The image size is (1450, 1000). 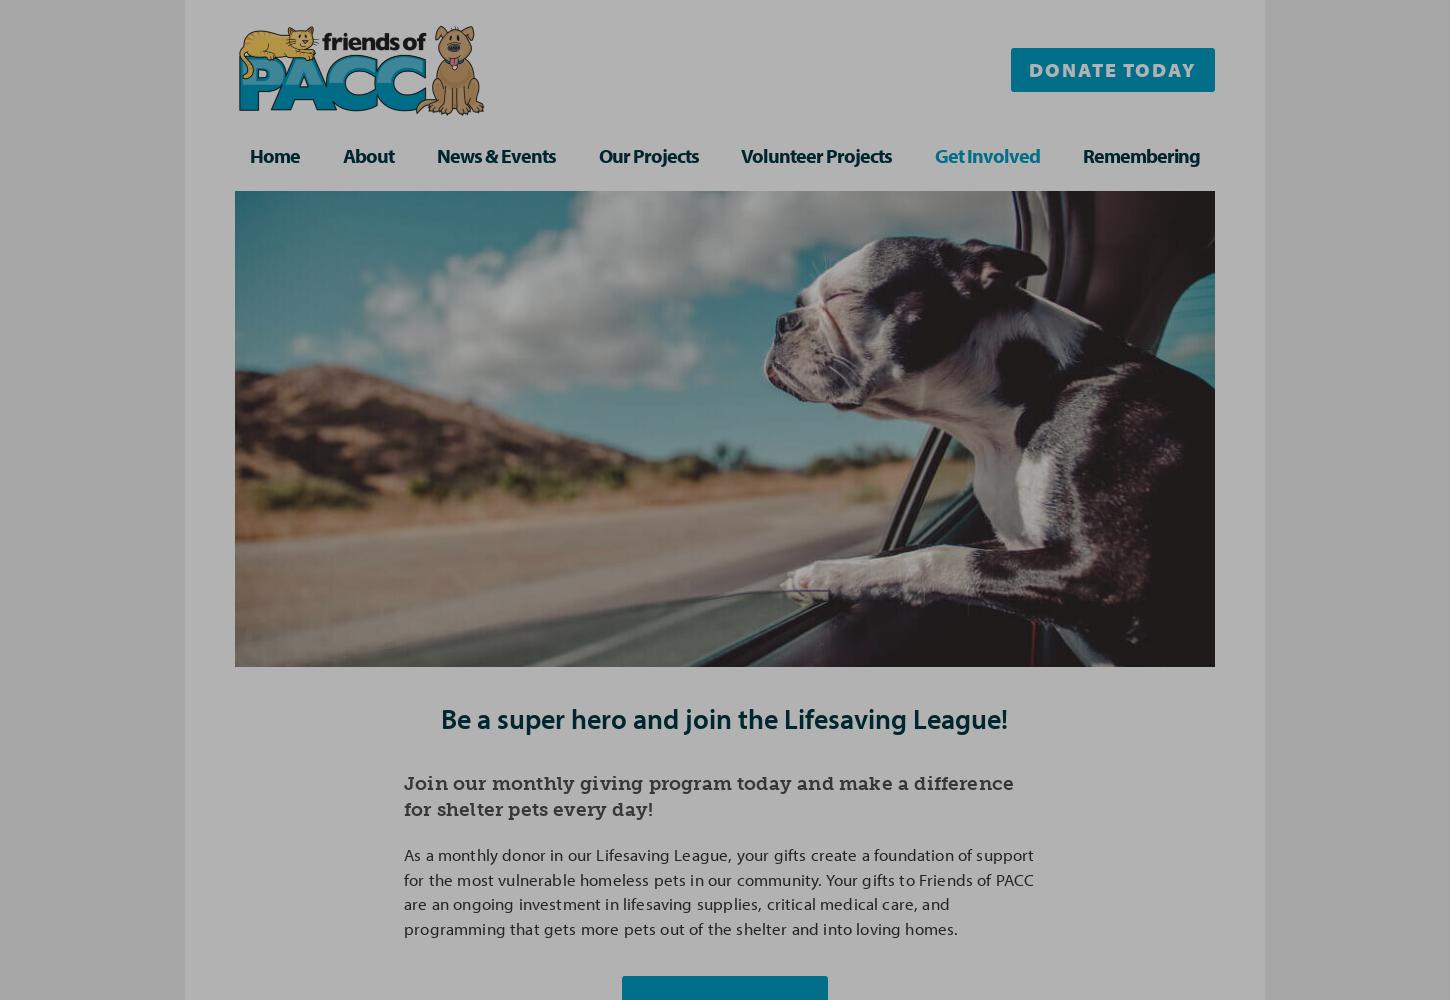 What do you see at coordinates (723, 716) in the screenshot?
I see `'Be a super hero and join the Lifesaving League!'` at bounding box center [723, 716].